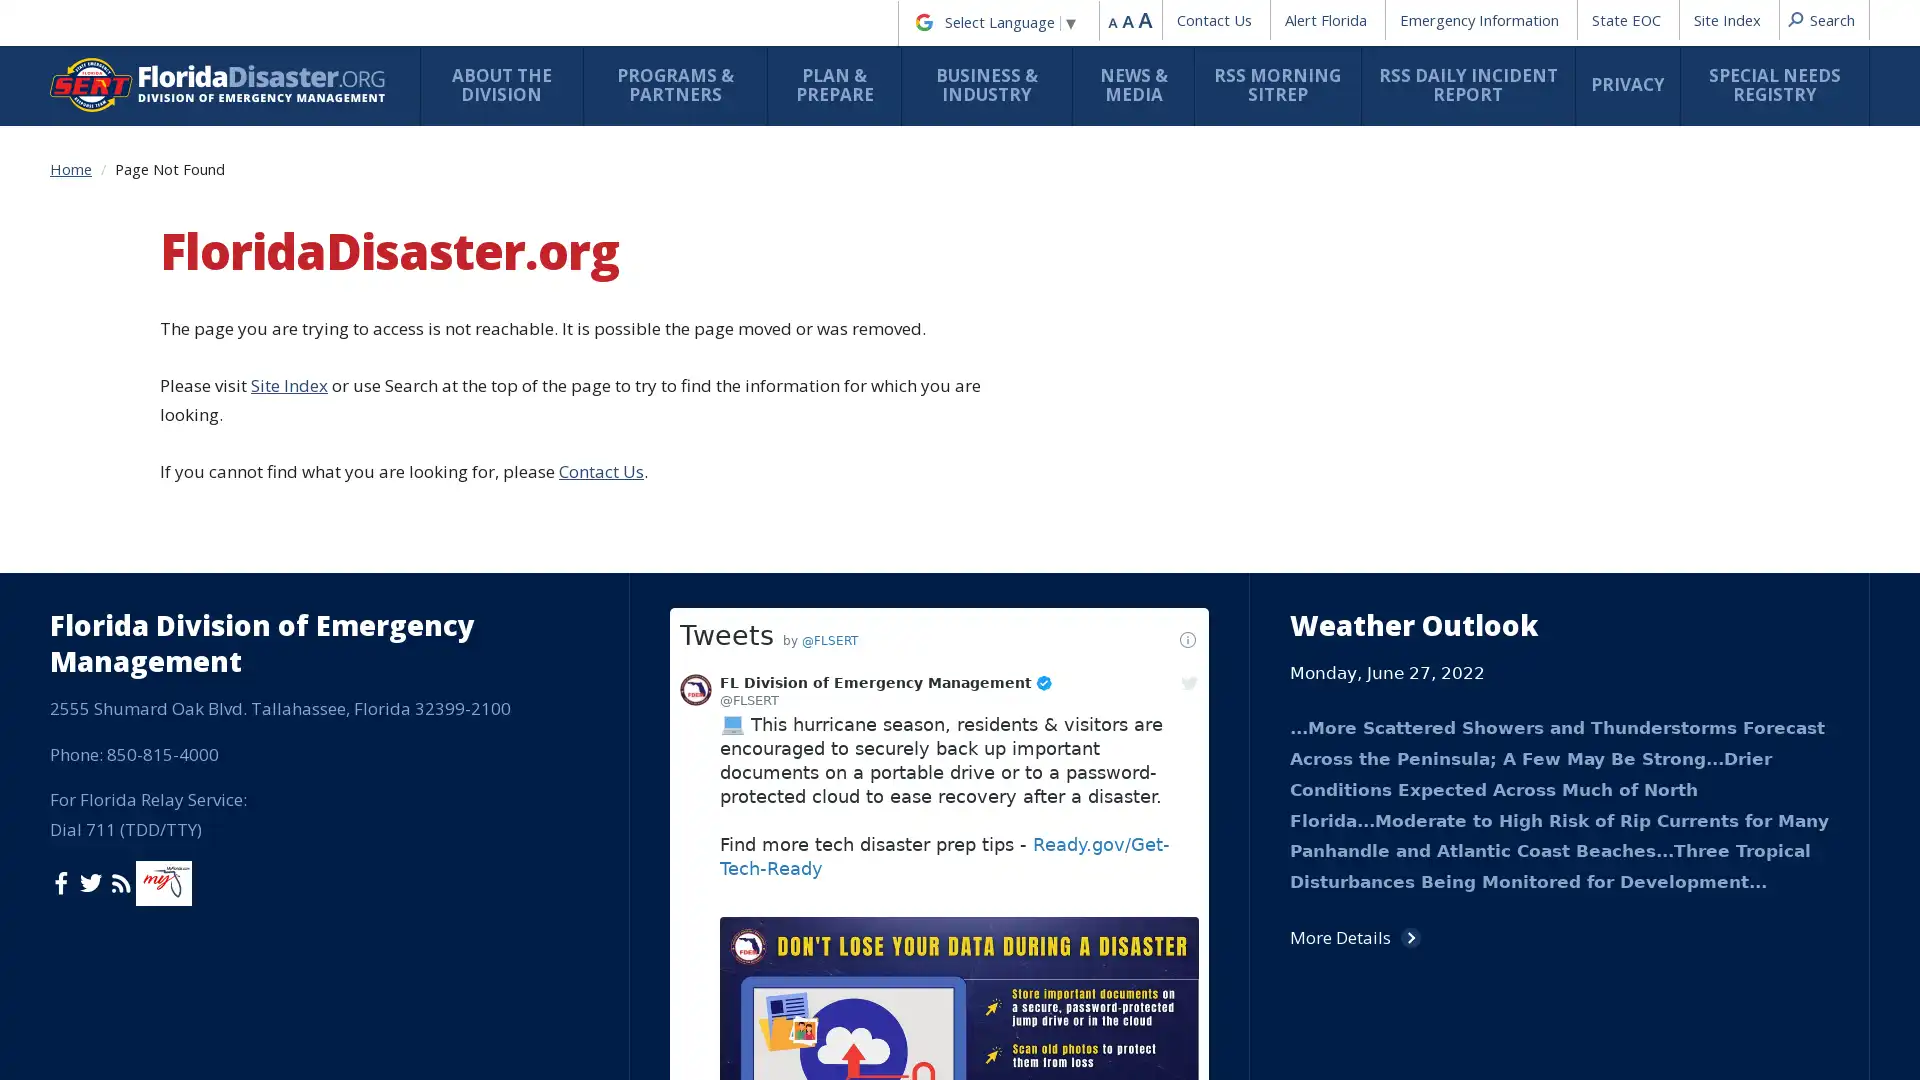 The width and height of the screenshot is (1920, 1080). I want to click on Toggle More, so click(801, 944).